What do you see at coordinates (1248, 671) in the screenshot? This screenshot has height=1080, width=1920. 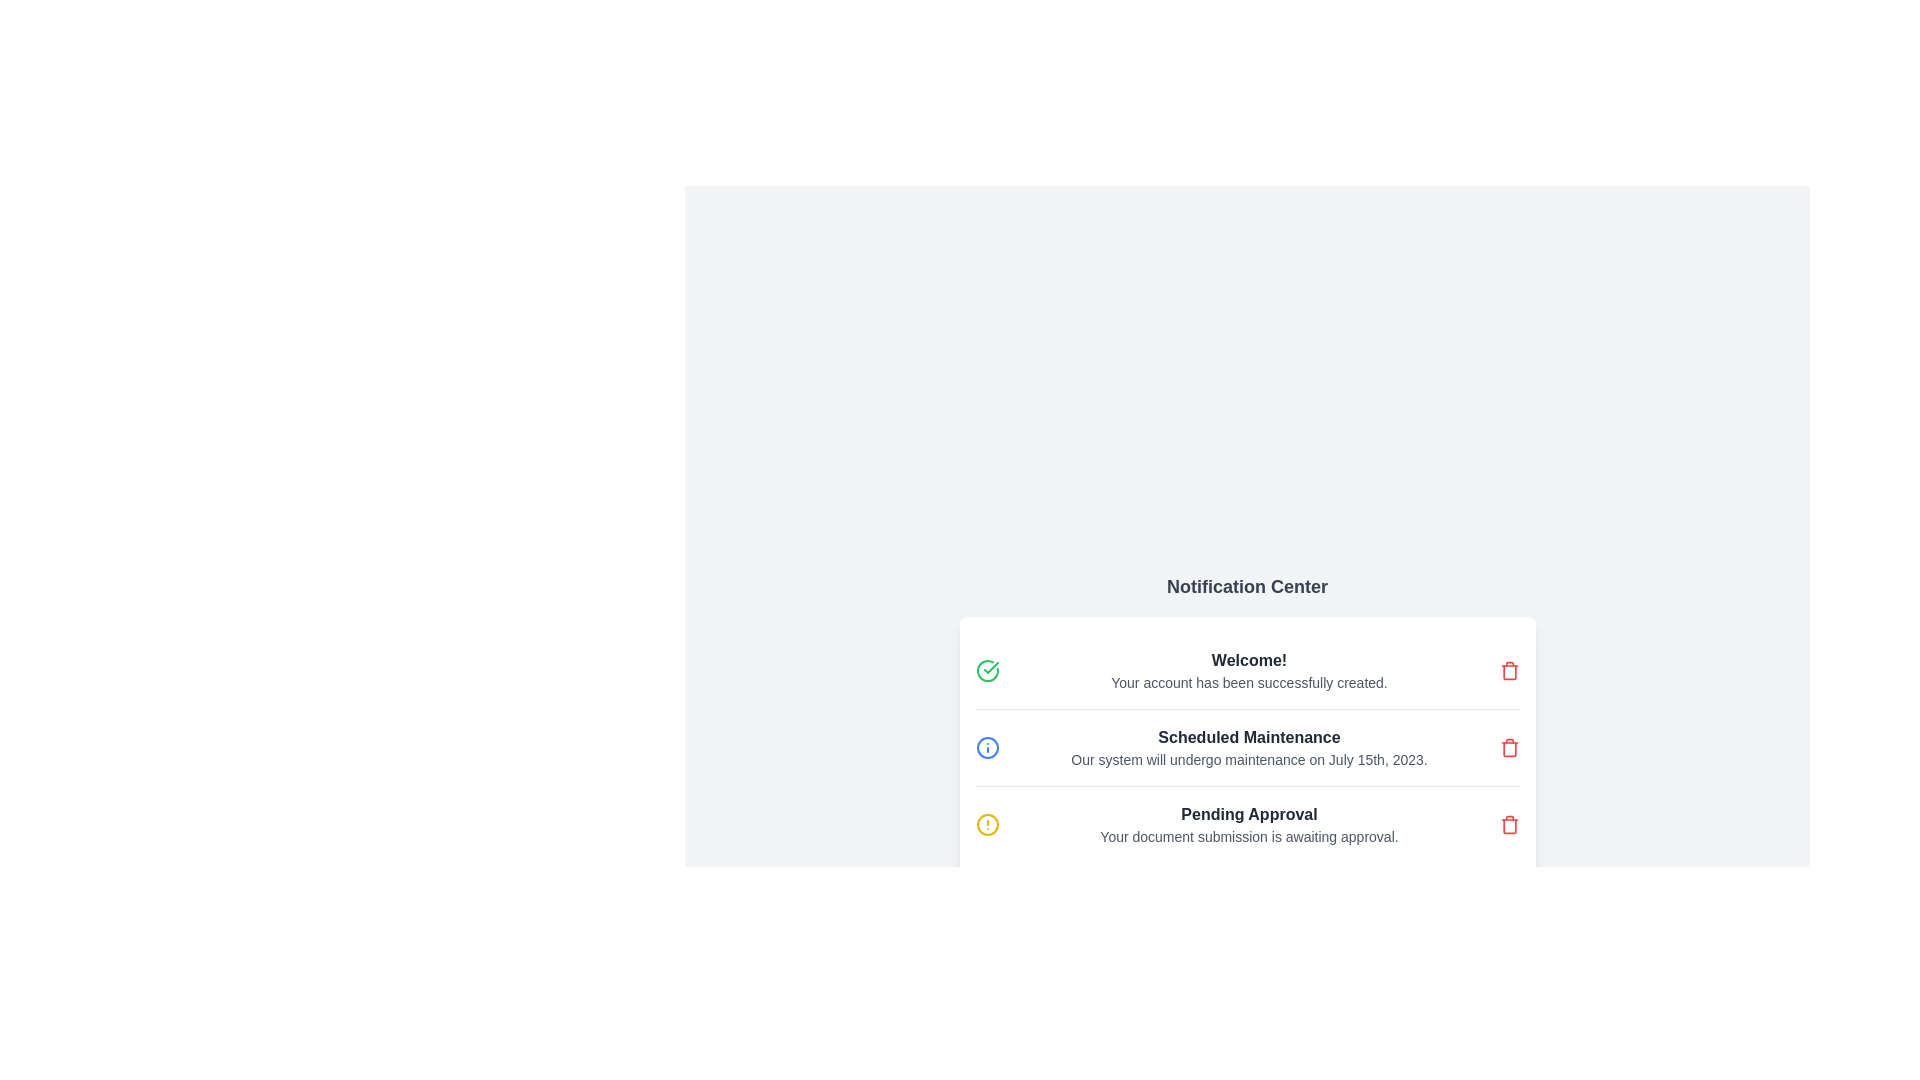 I see `the text-based notification indicating successful account creation, which is the first entry in the Notification Center located below a green checkmark icon` at bounding box center [1248, 671].